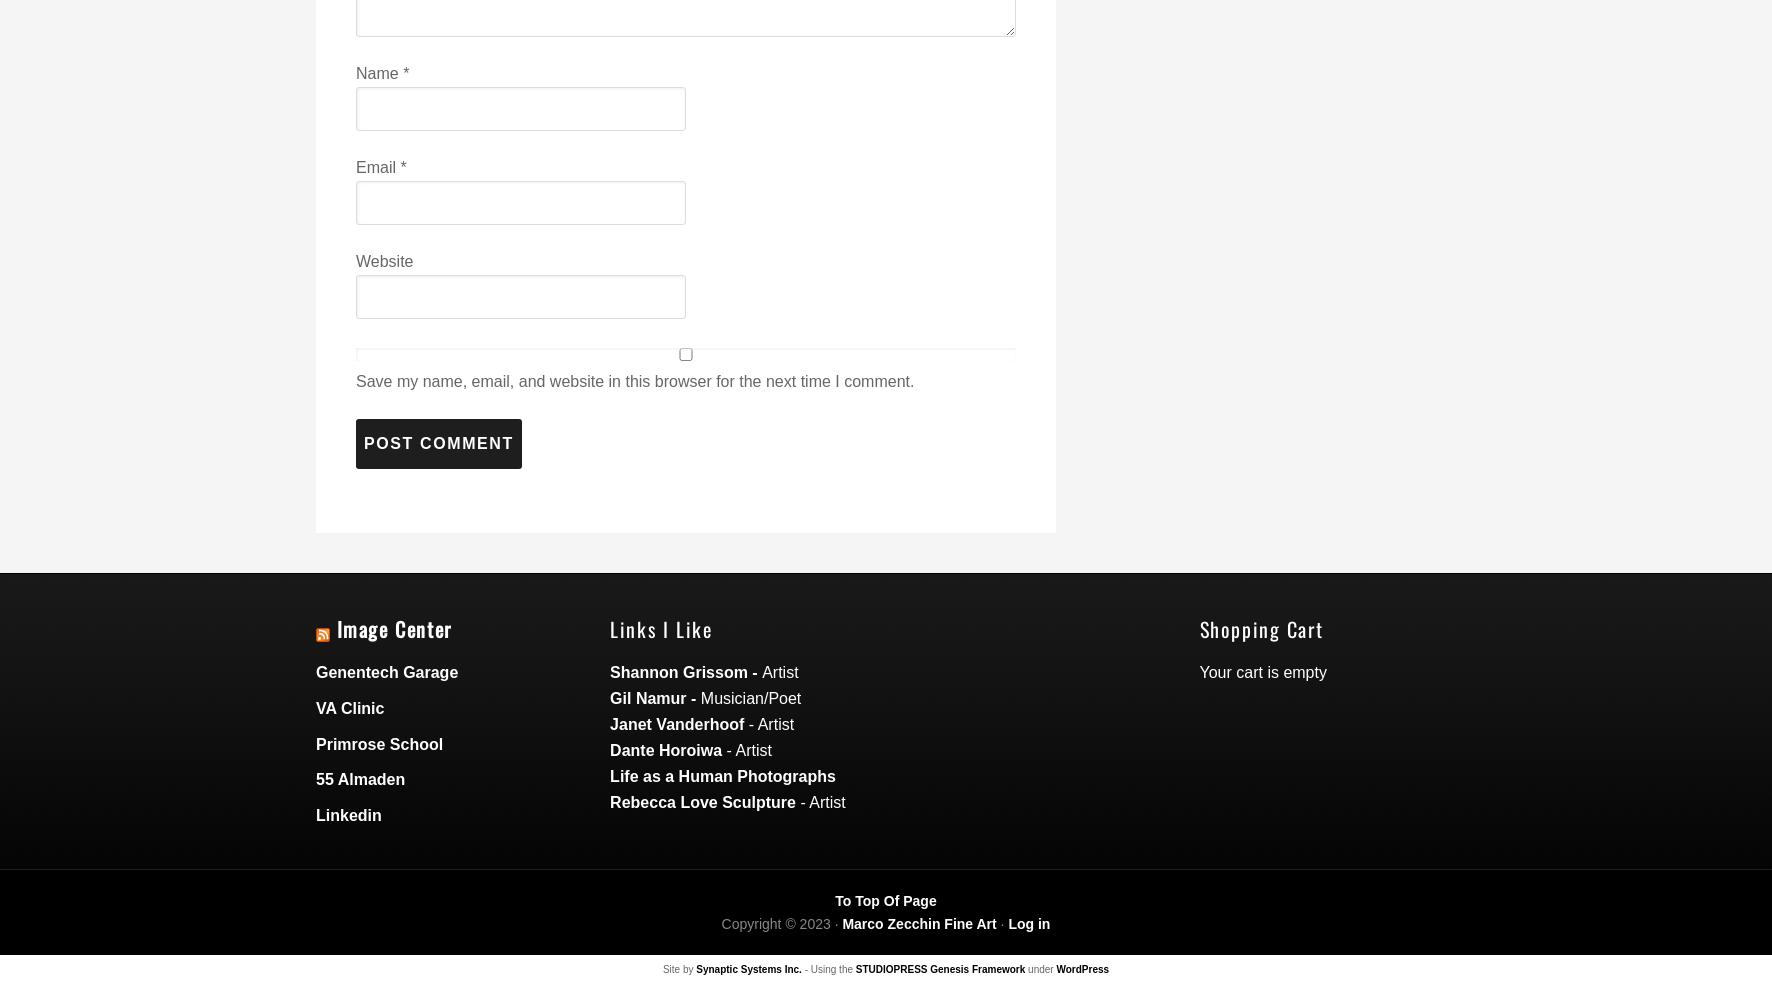 The image size is (1772, 1003). Describe the element at coordinates (1029, 921) in the screenshot. I see `'Log in'` at that location.